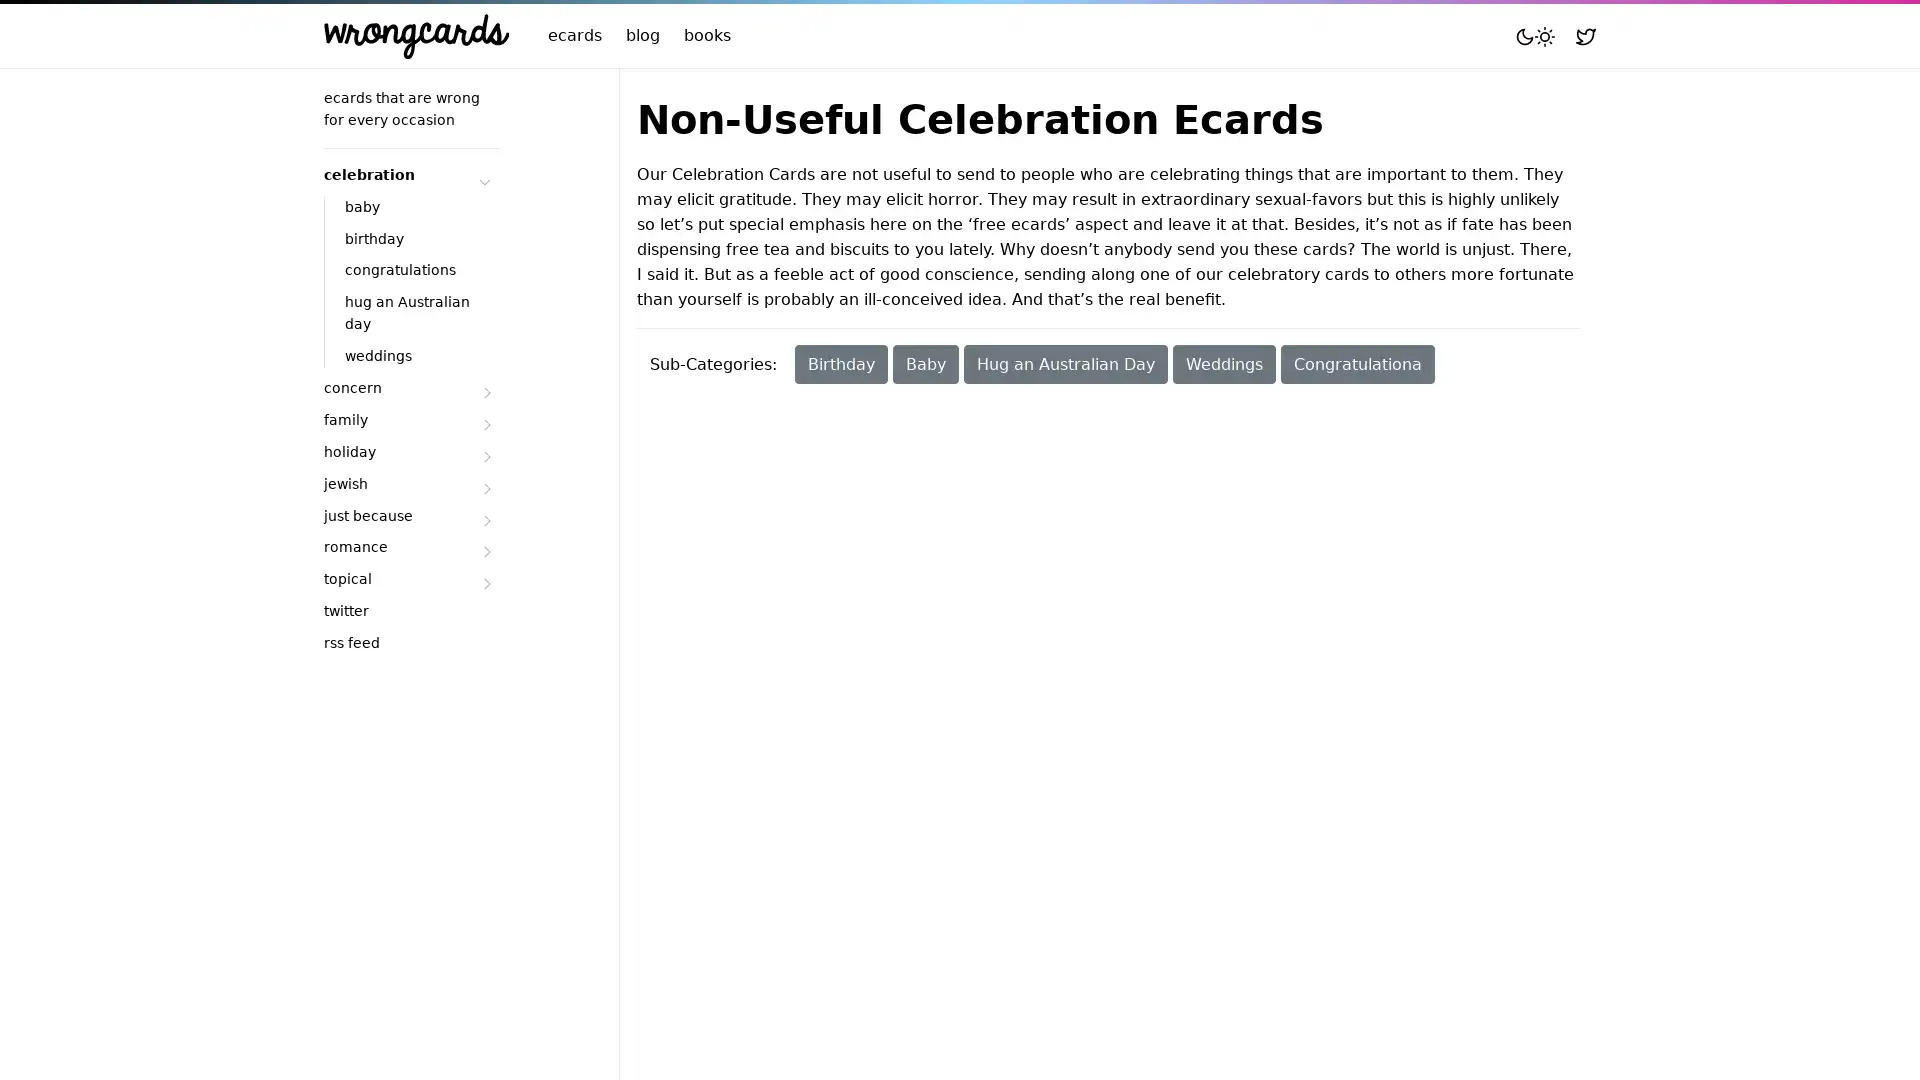 This screenshot has width=1920, height=1080. I want to click on Submenu, so click(484, 393).